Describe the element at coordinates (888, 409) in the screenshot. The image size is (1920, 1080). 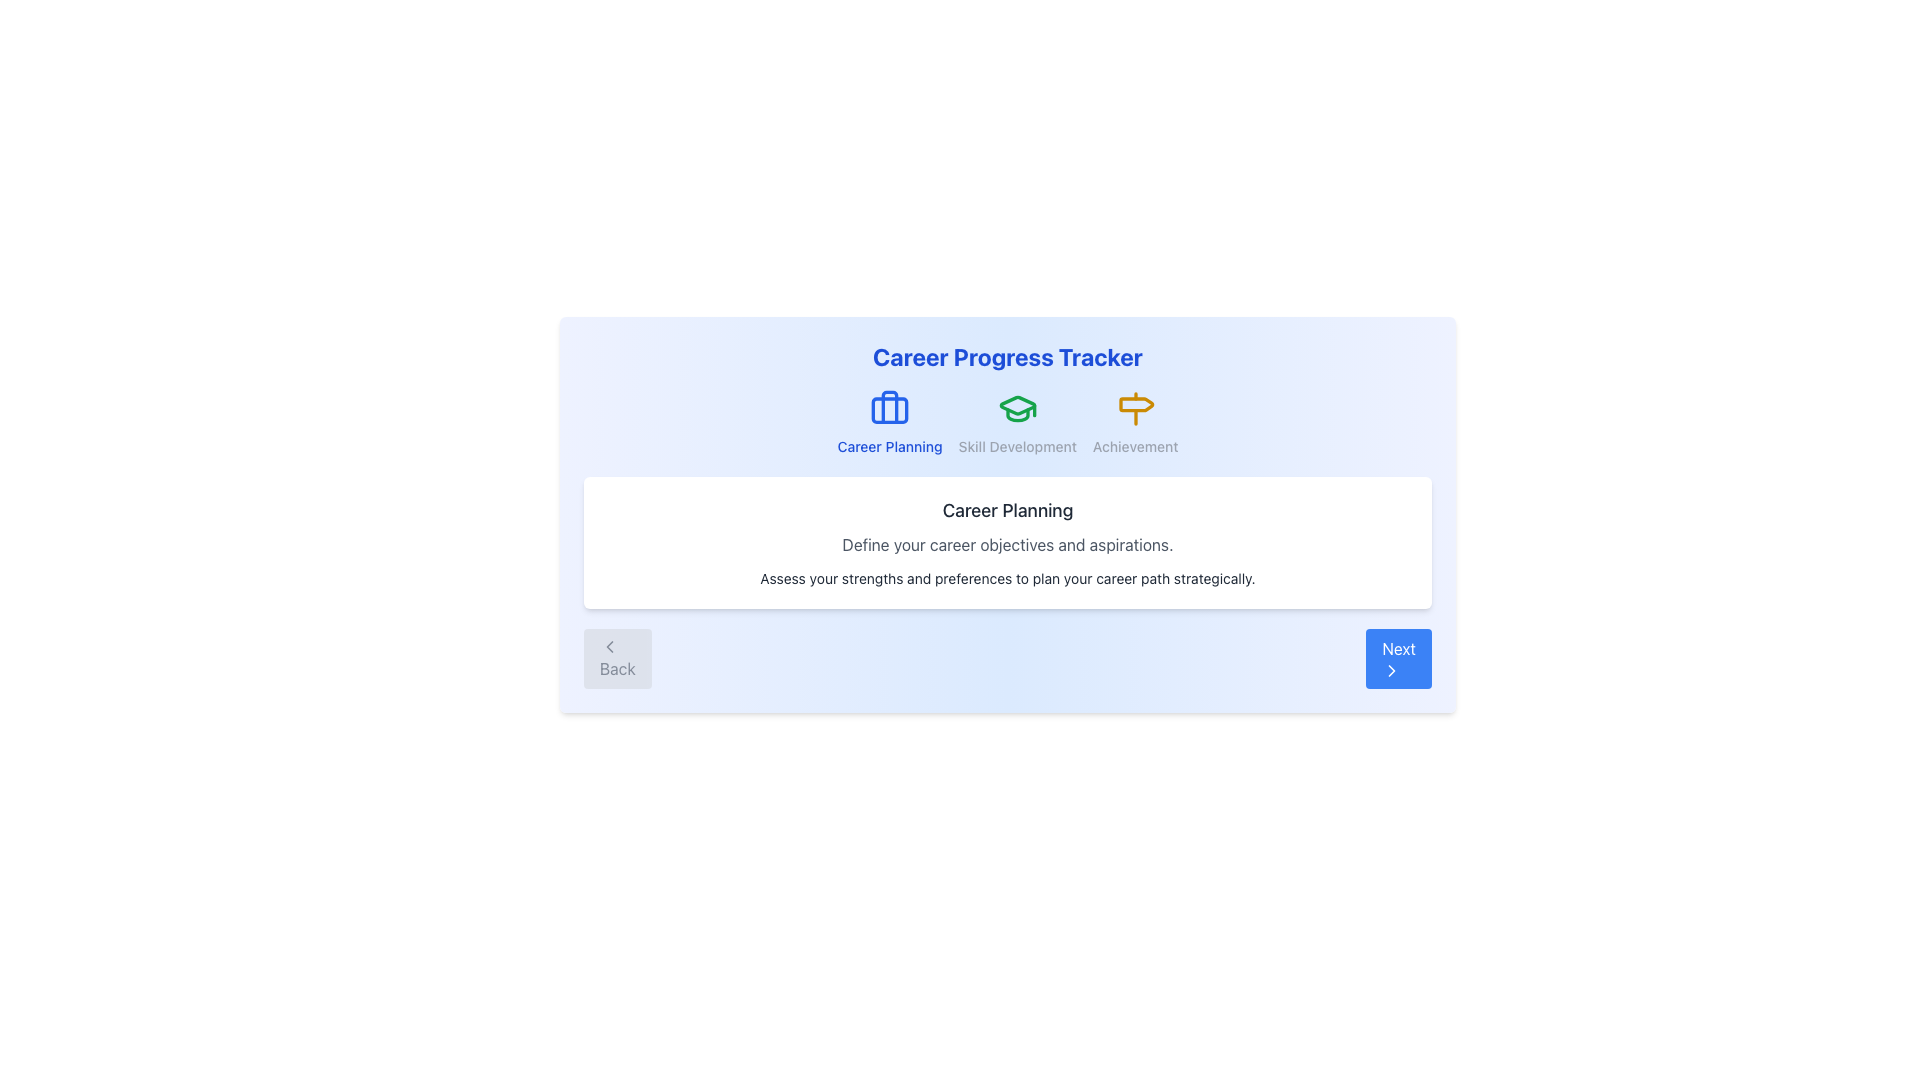
I see `the blue rectangular shape with rounded corners that is part of the briefcase icon located under the 'Career Progress Tracker' heading` at that location.